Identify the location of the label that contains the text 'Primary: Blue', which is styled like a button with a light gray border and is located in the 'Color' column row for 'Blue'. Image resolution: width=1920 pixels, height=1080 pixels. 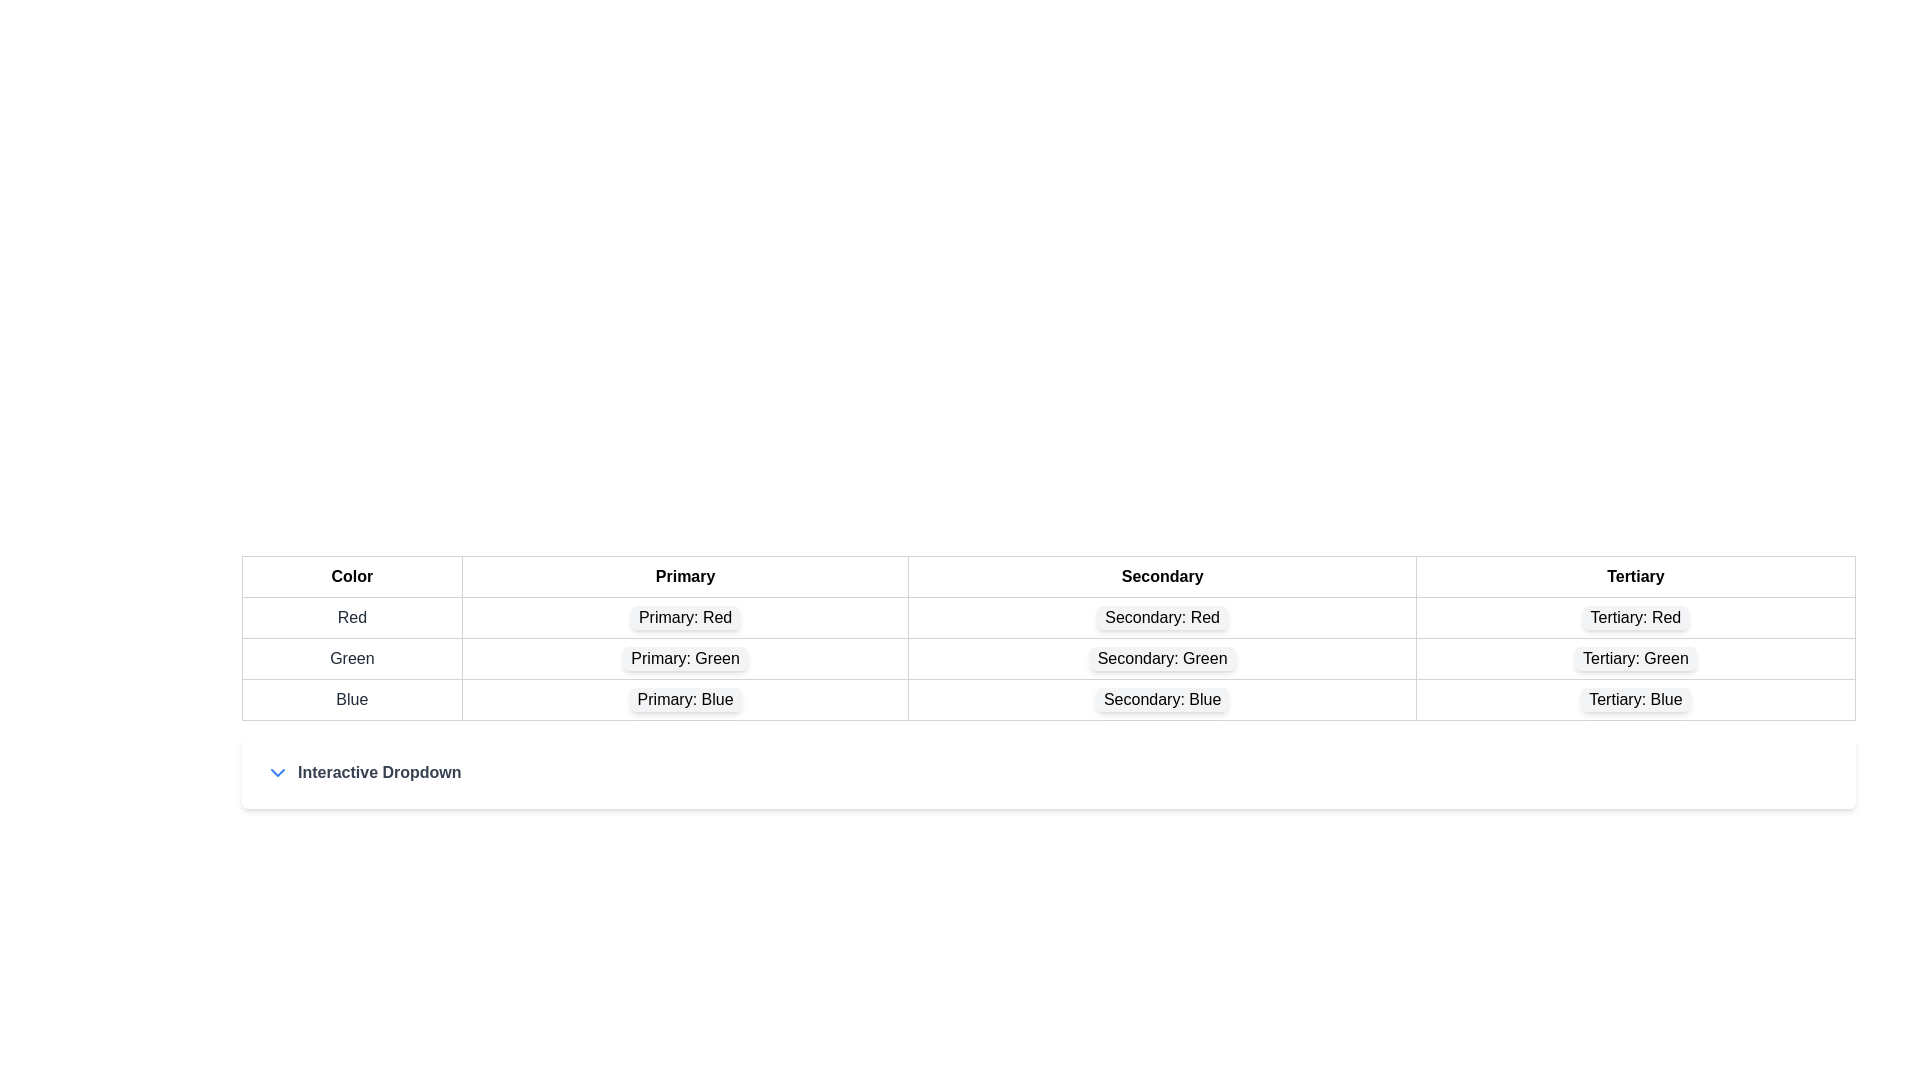
(685, 698).